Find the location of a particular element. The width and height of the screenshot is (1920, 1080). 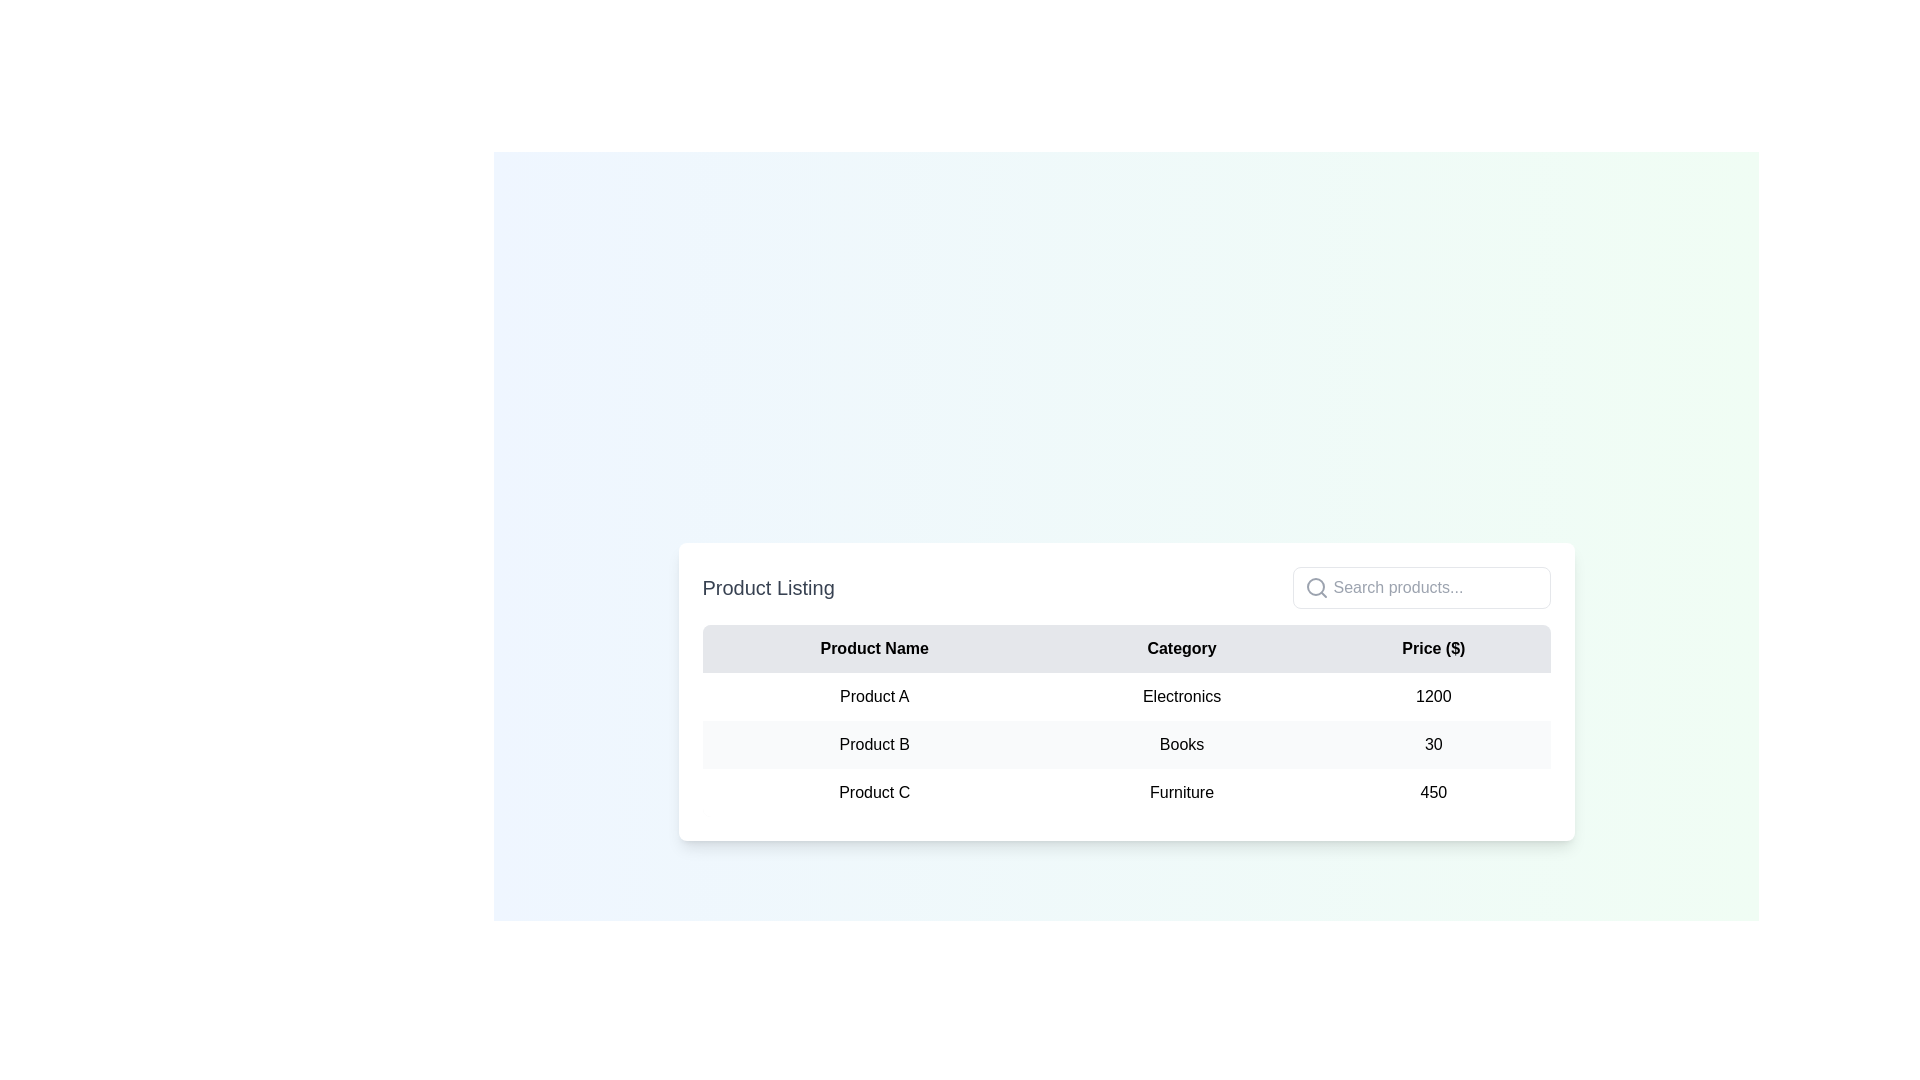

the text label displaying the price of 'Product C' in the last column of the table under the header 'Price ($)' is located at coordinates (1432, 792).